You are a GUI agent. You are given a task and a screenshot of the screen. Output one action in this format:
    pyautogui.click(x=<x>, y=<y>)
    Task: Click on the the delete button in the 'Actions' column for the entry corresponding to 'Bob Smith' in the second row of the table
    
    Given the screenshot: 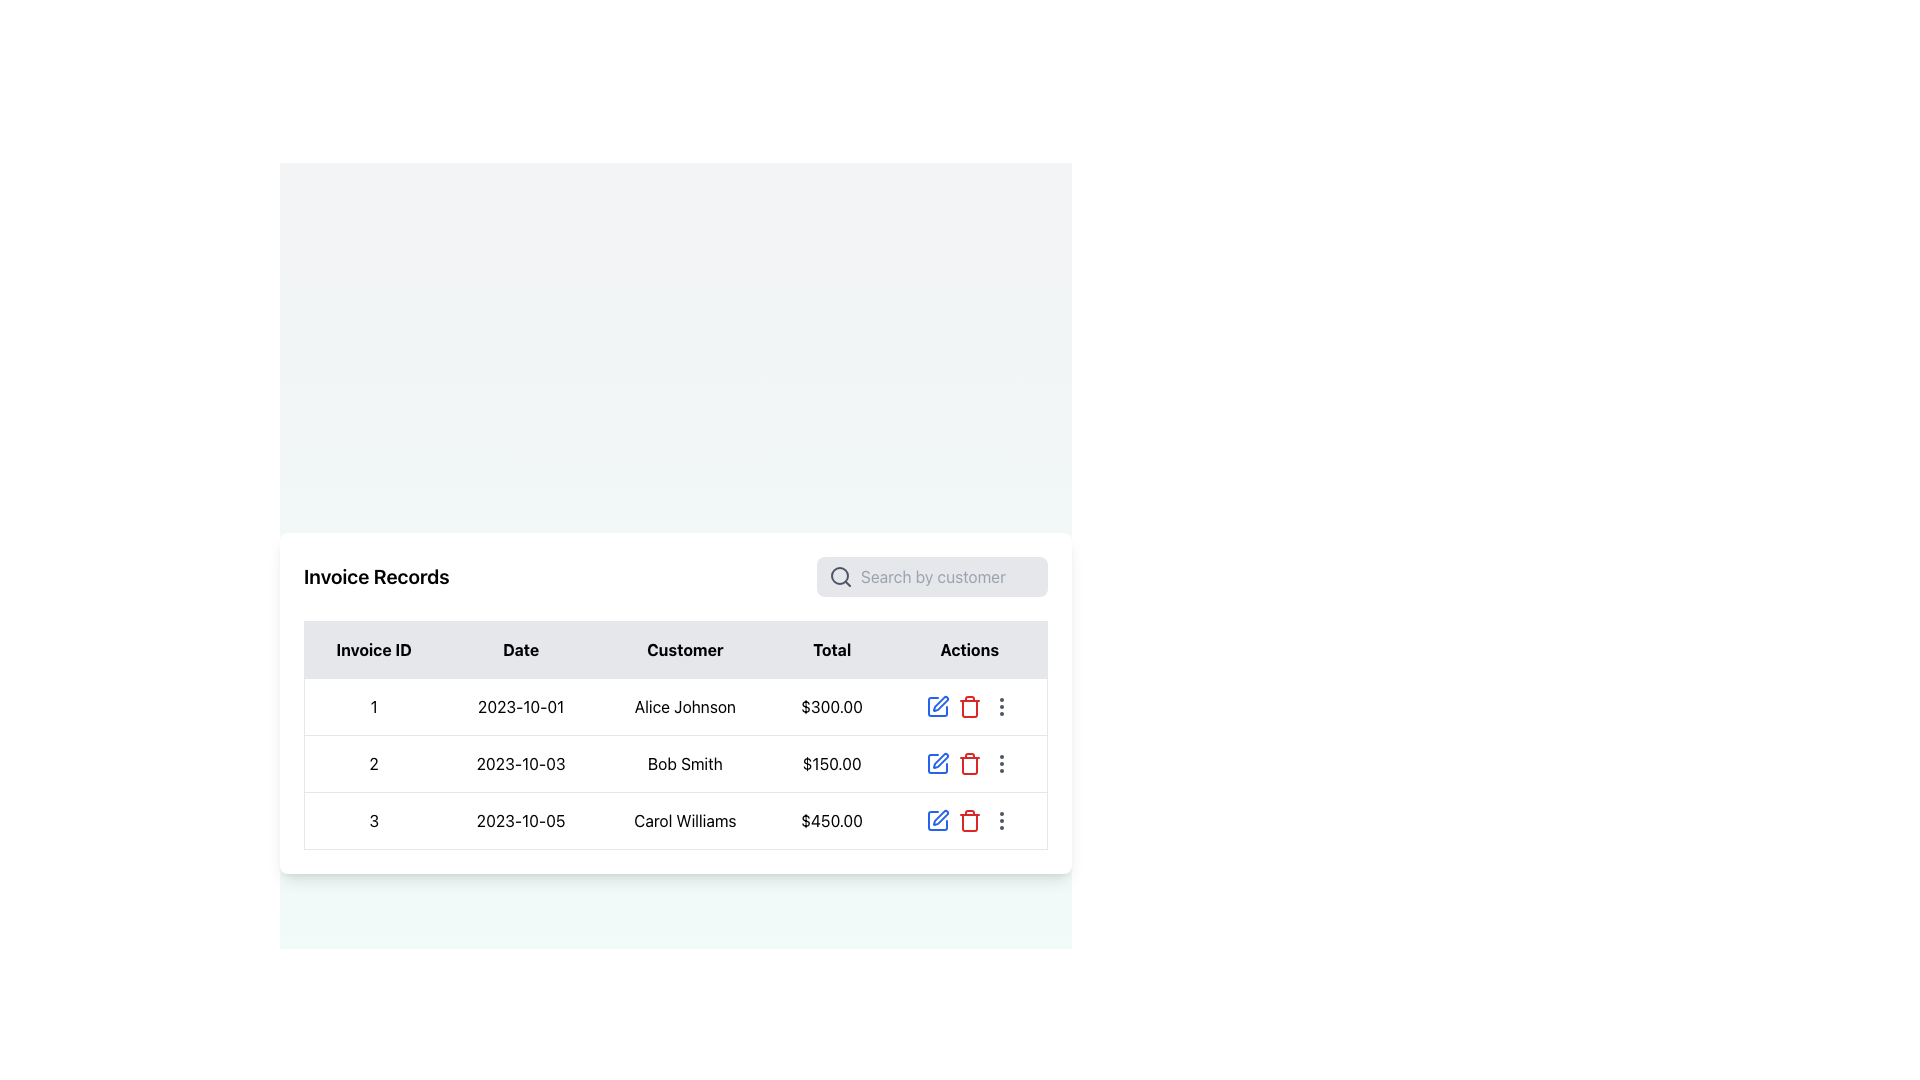 What is the action you would take?
    pyautogui.click(x=969, y=763)
    